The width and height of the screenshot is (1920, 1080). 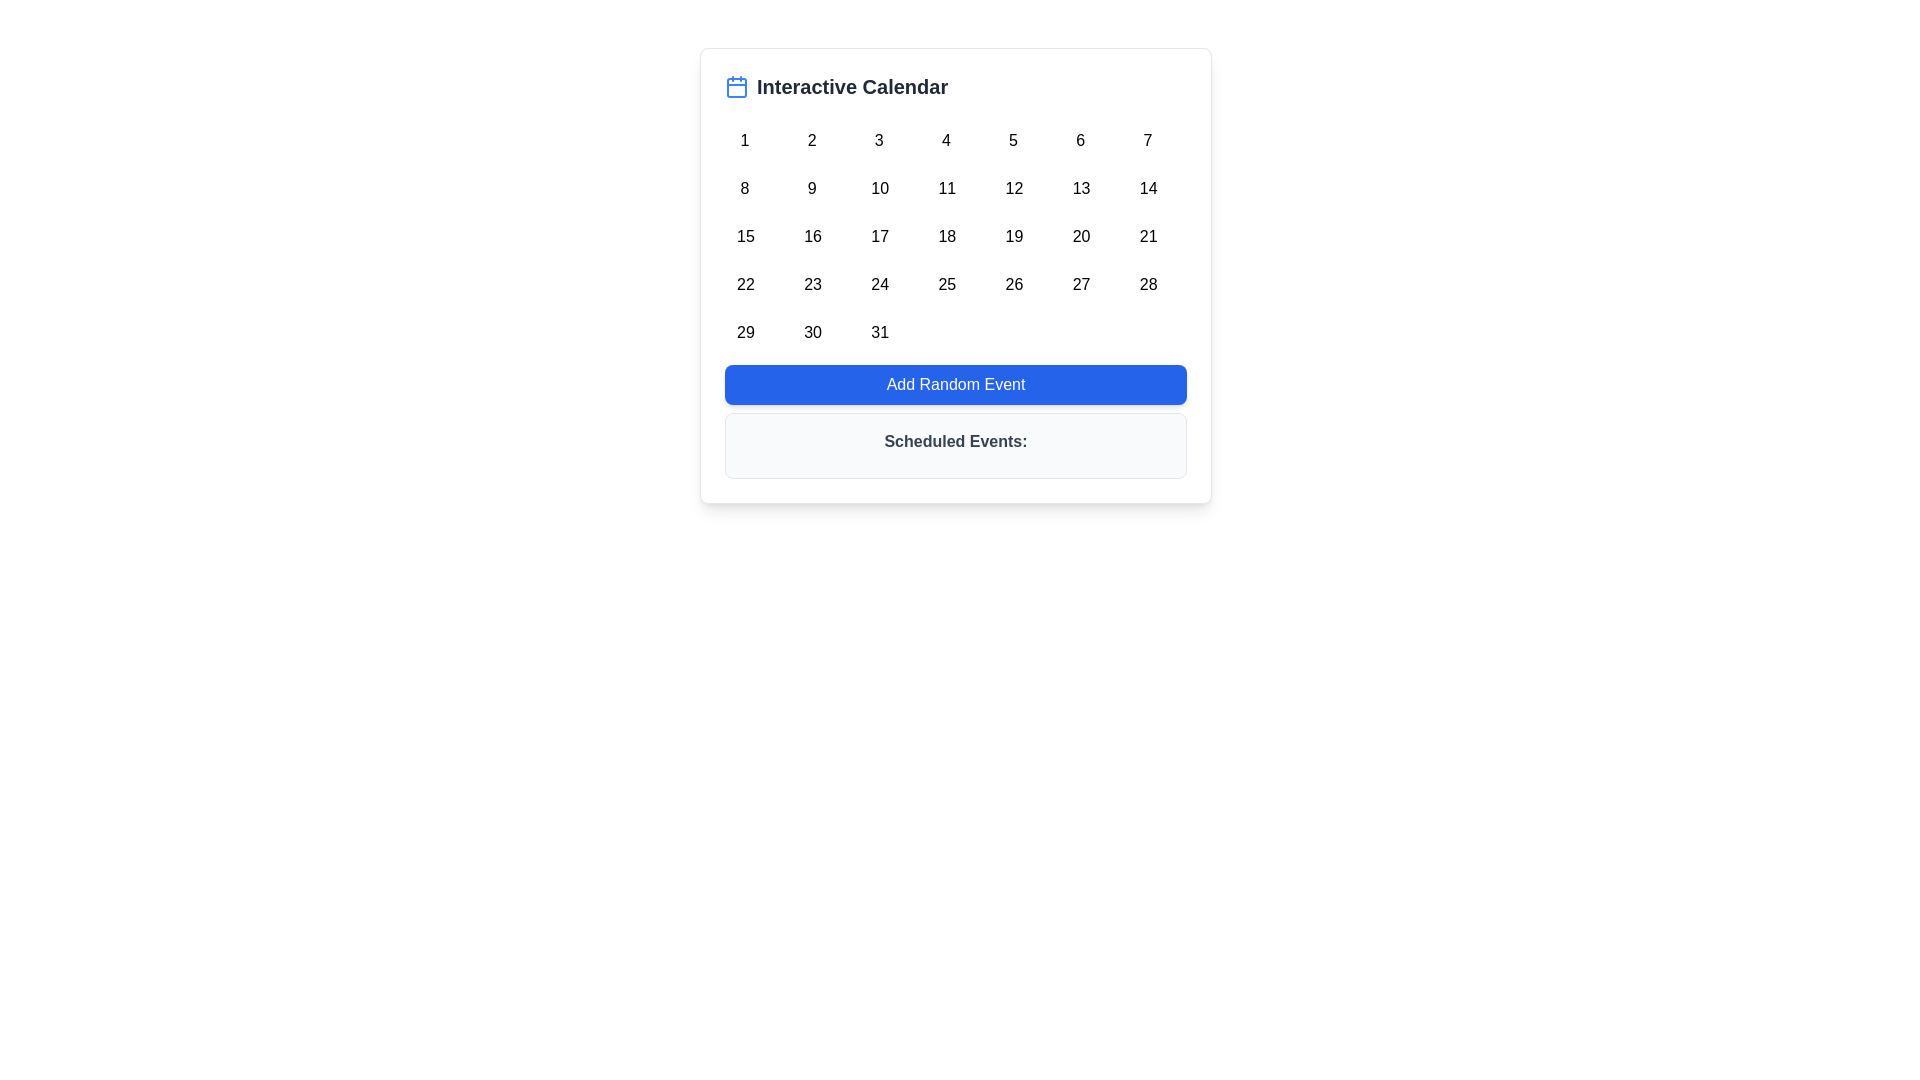 What do you see at coordinates (954, 441) in the screenshot?
I see `the Text Label that serves as a title for the section listing scheduled events, located below the 'Add Random Event' button` at bounding box center [954, 441].